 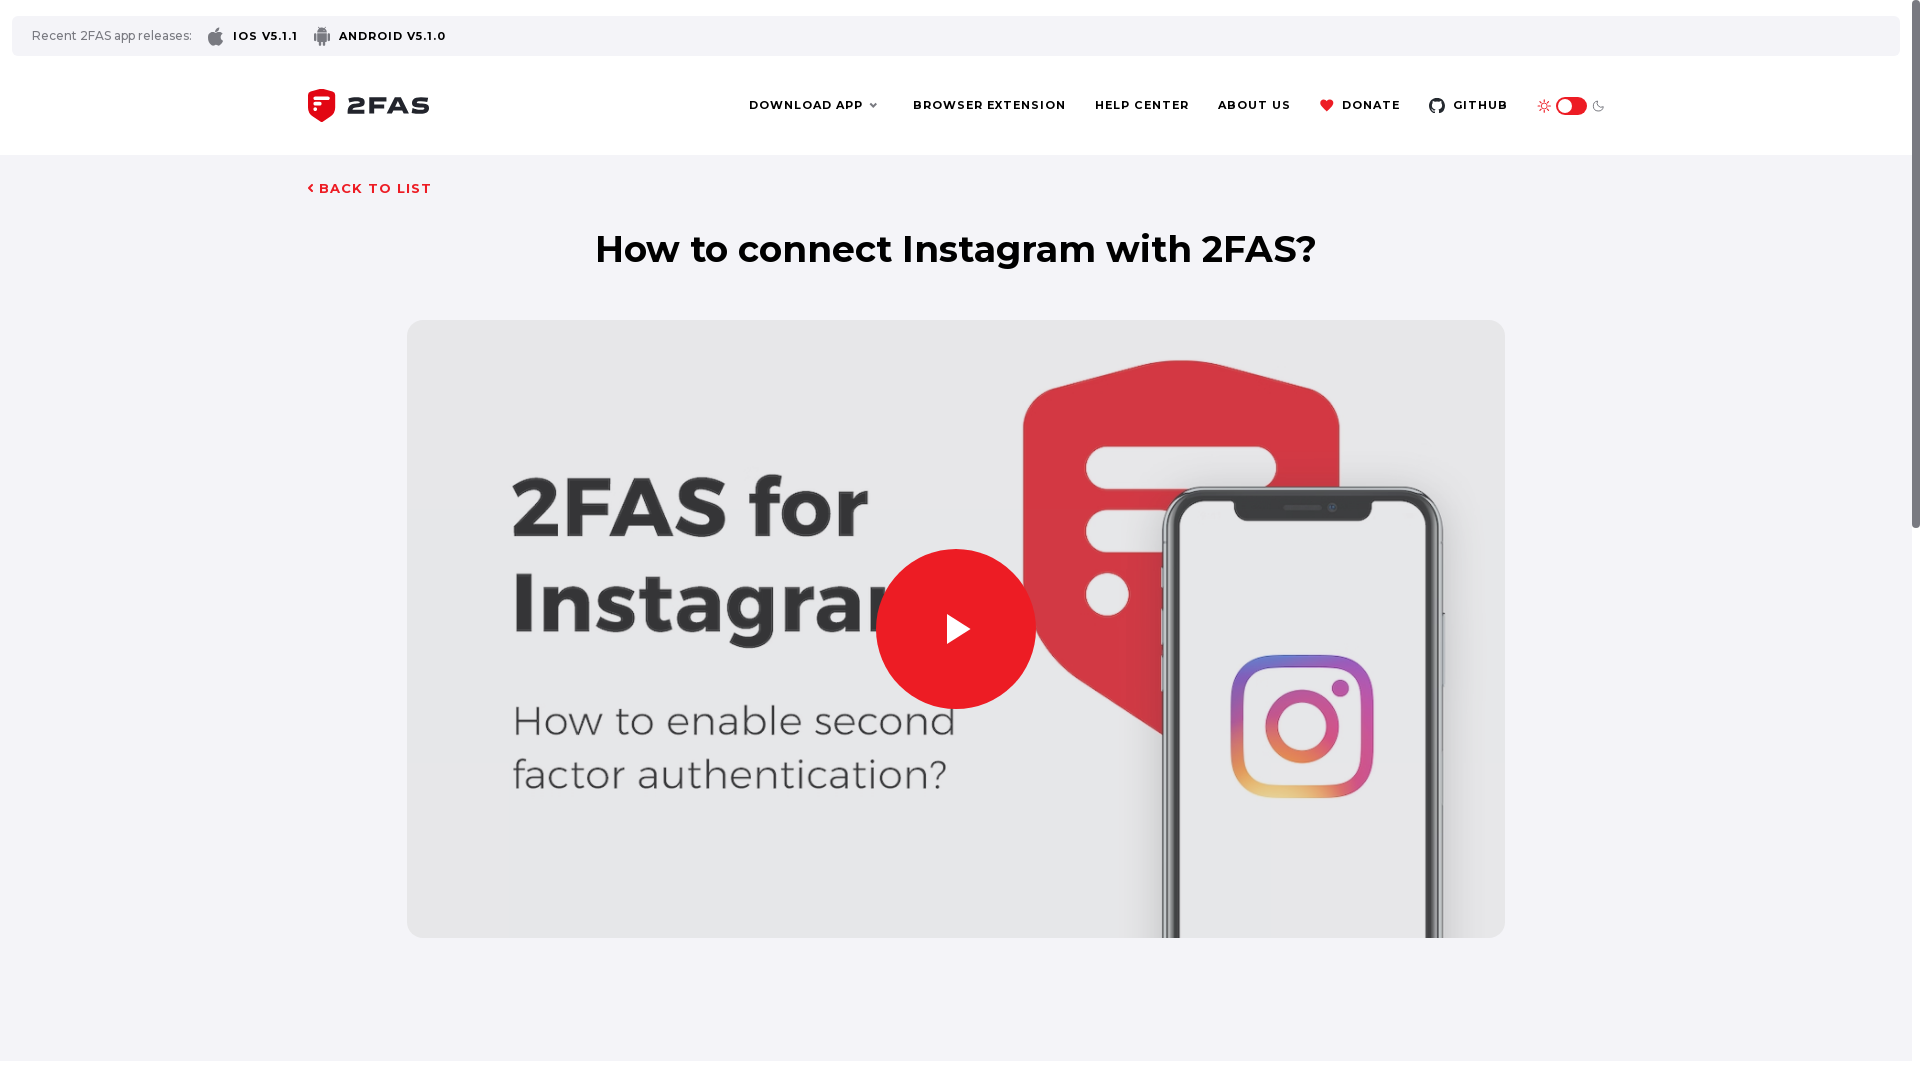 What do you see at coordinates (252, 35) in the screenshot?
I see `'IOS V5.1.1'` at bounding box center [252, 35].